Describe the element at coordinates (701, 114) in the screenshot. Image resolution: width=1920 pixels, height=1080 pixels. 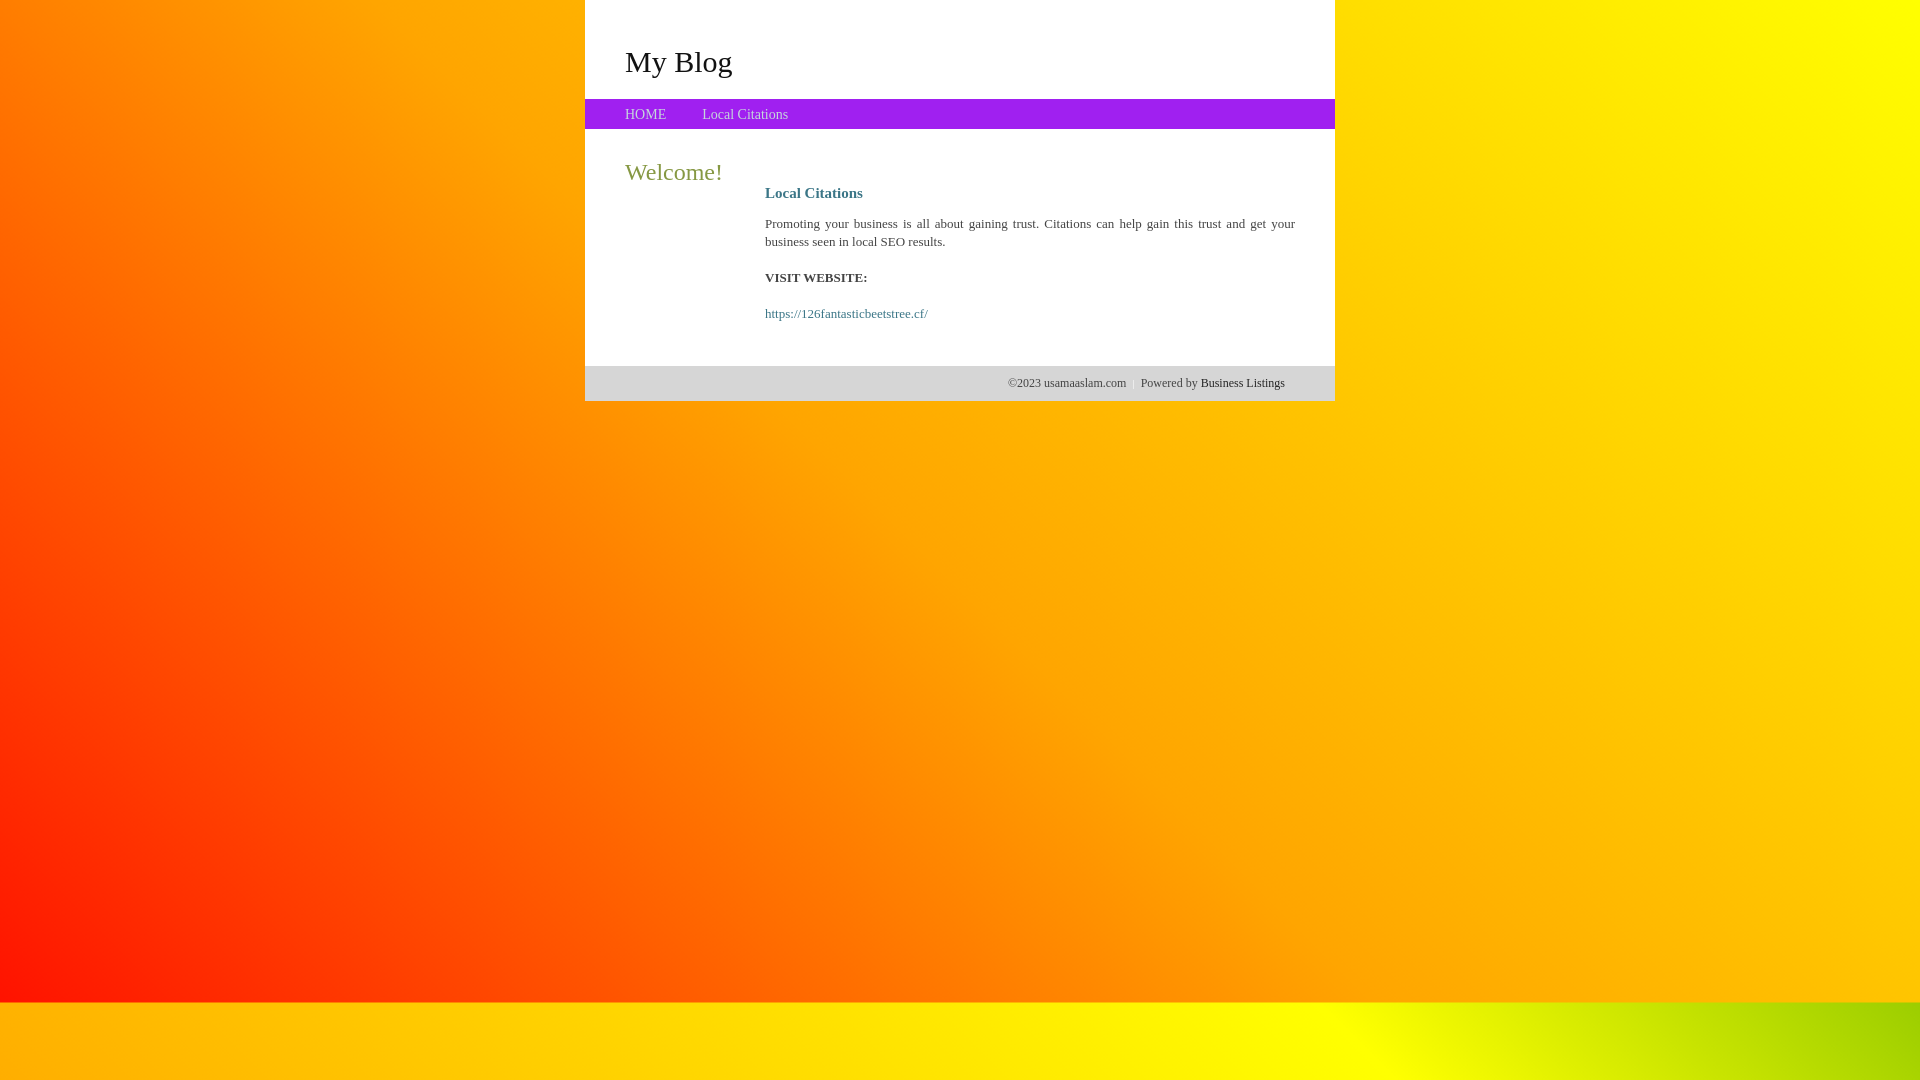
I see `'Local Citations'` at that location.